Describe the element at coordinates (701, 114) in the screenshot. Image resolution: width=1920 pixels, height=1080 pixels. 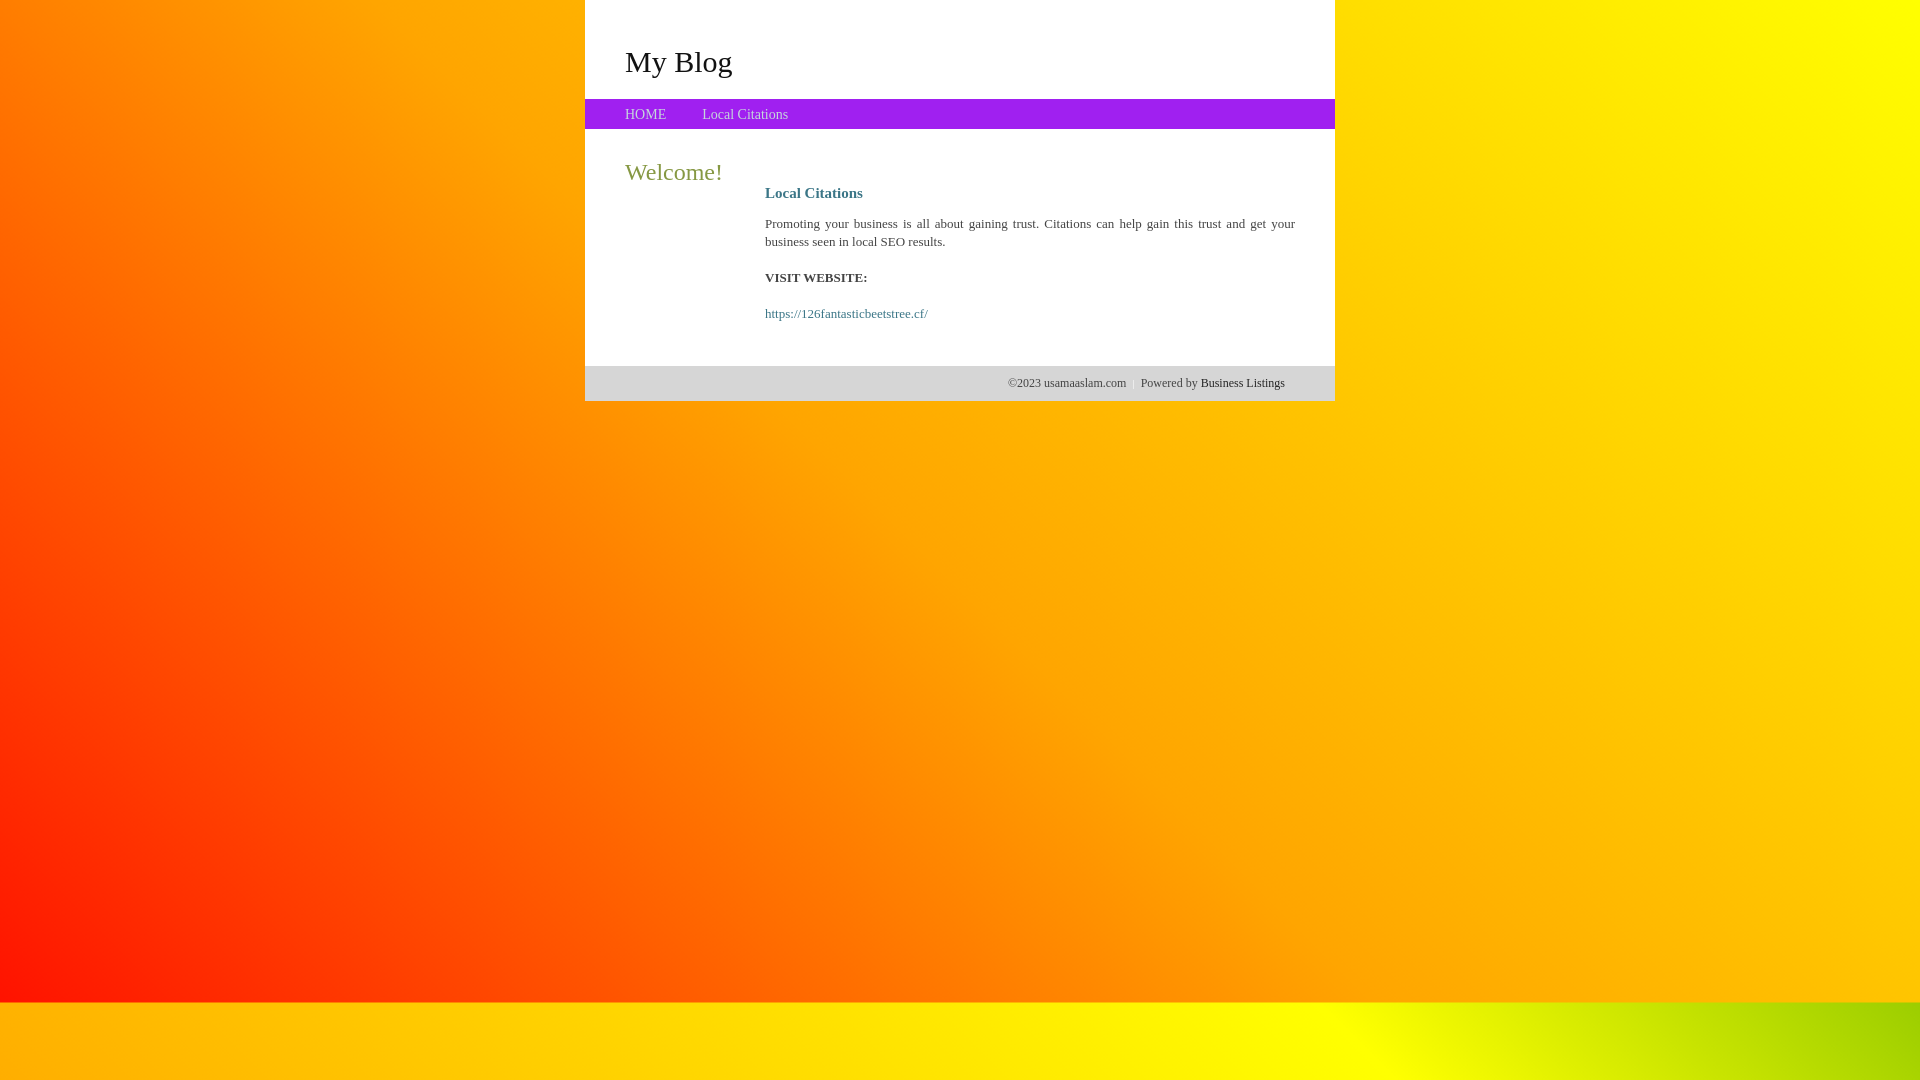
I see `'Local Citations'` at that location.